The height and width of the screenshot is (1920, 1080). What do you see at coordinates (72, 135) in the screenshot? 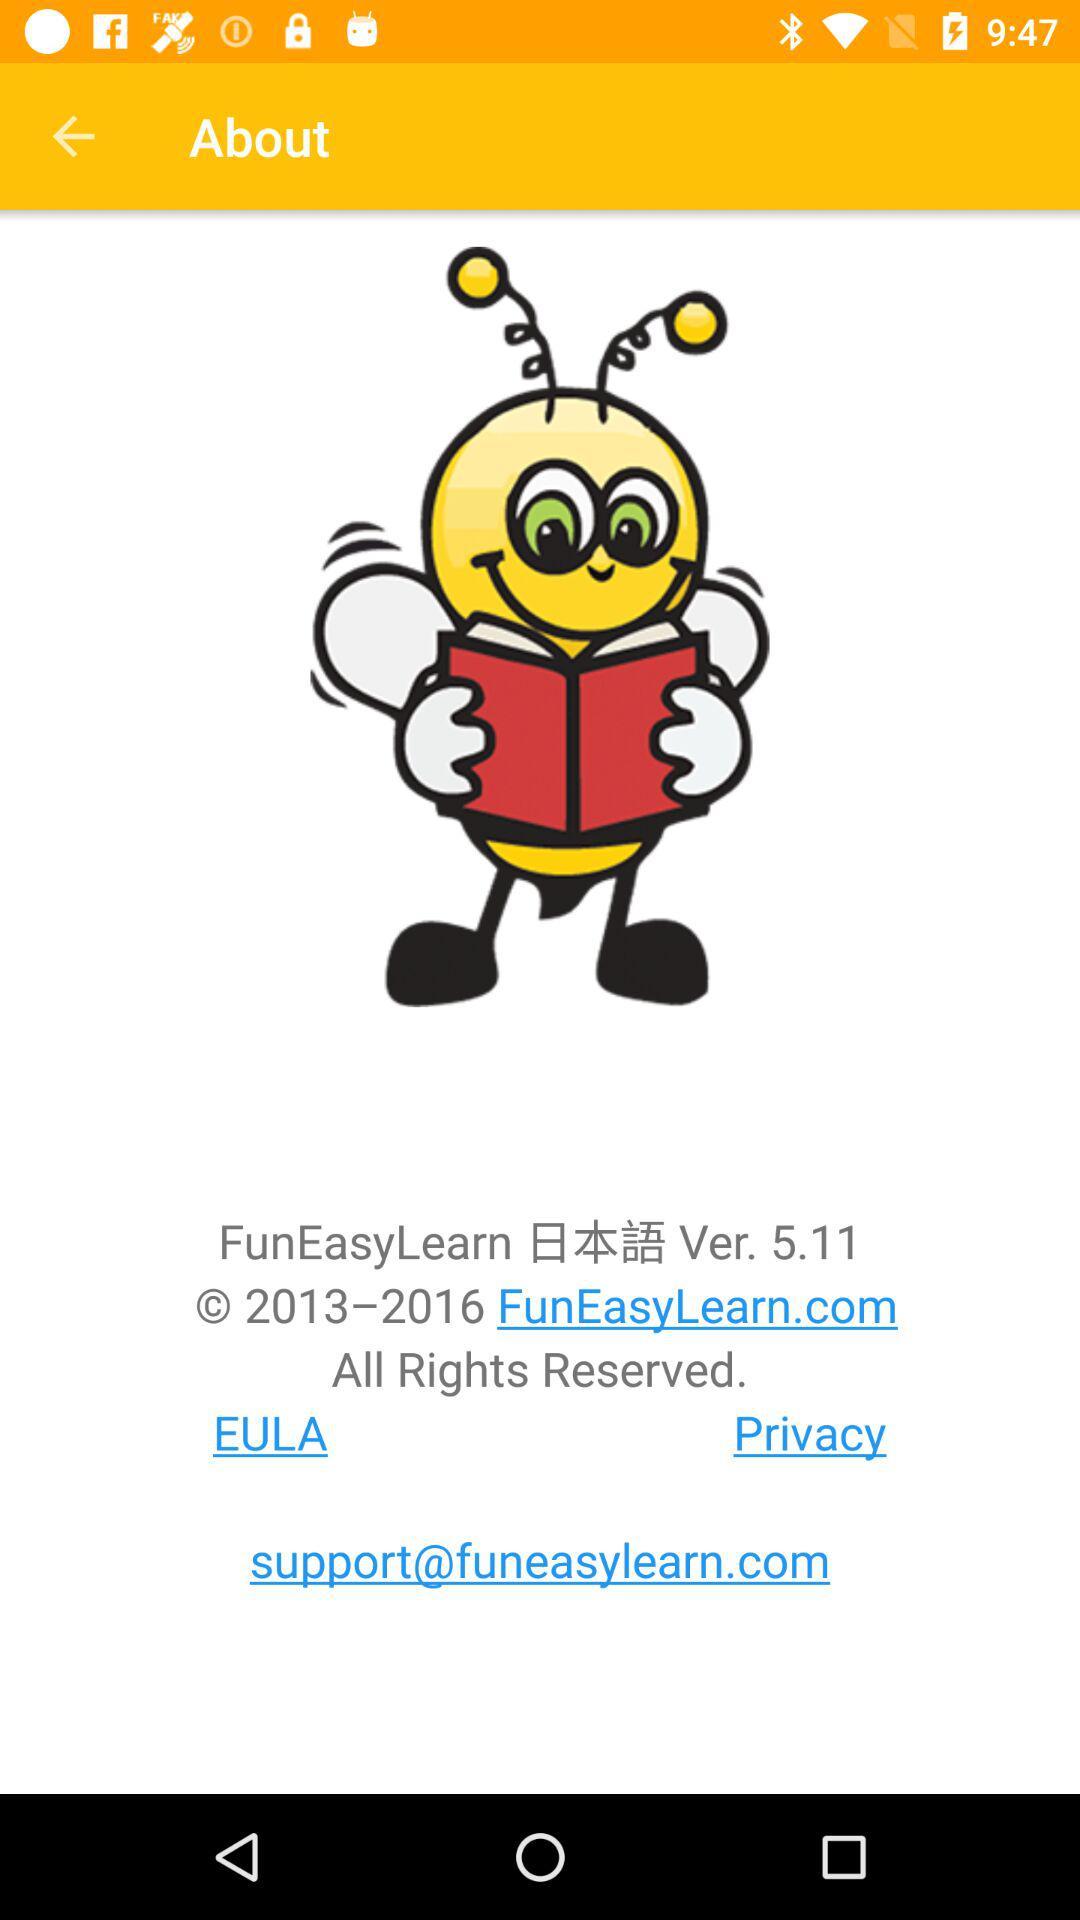
I see `item to the left of the about` at bounding box center [72, 135].